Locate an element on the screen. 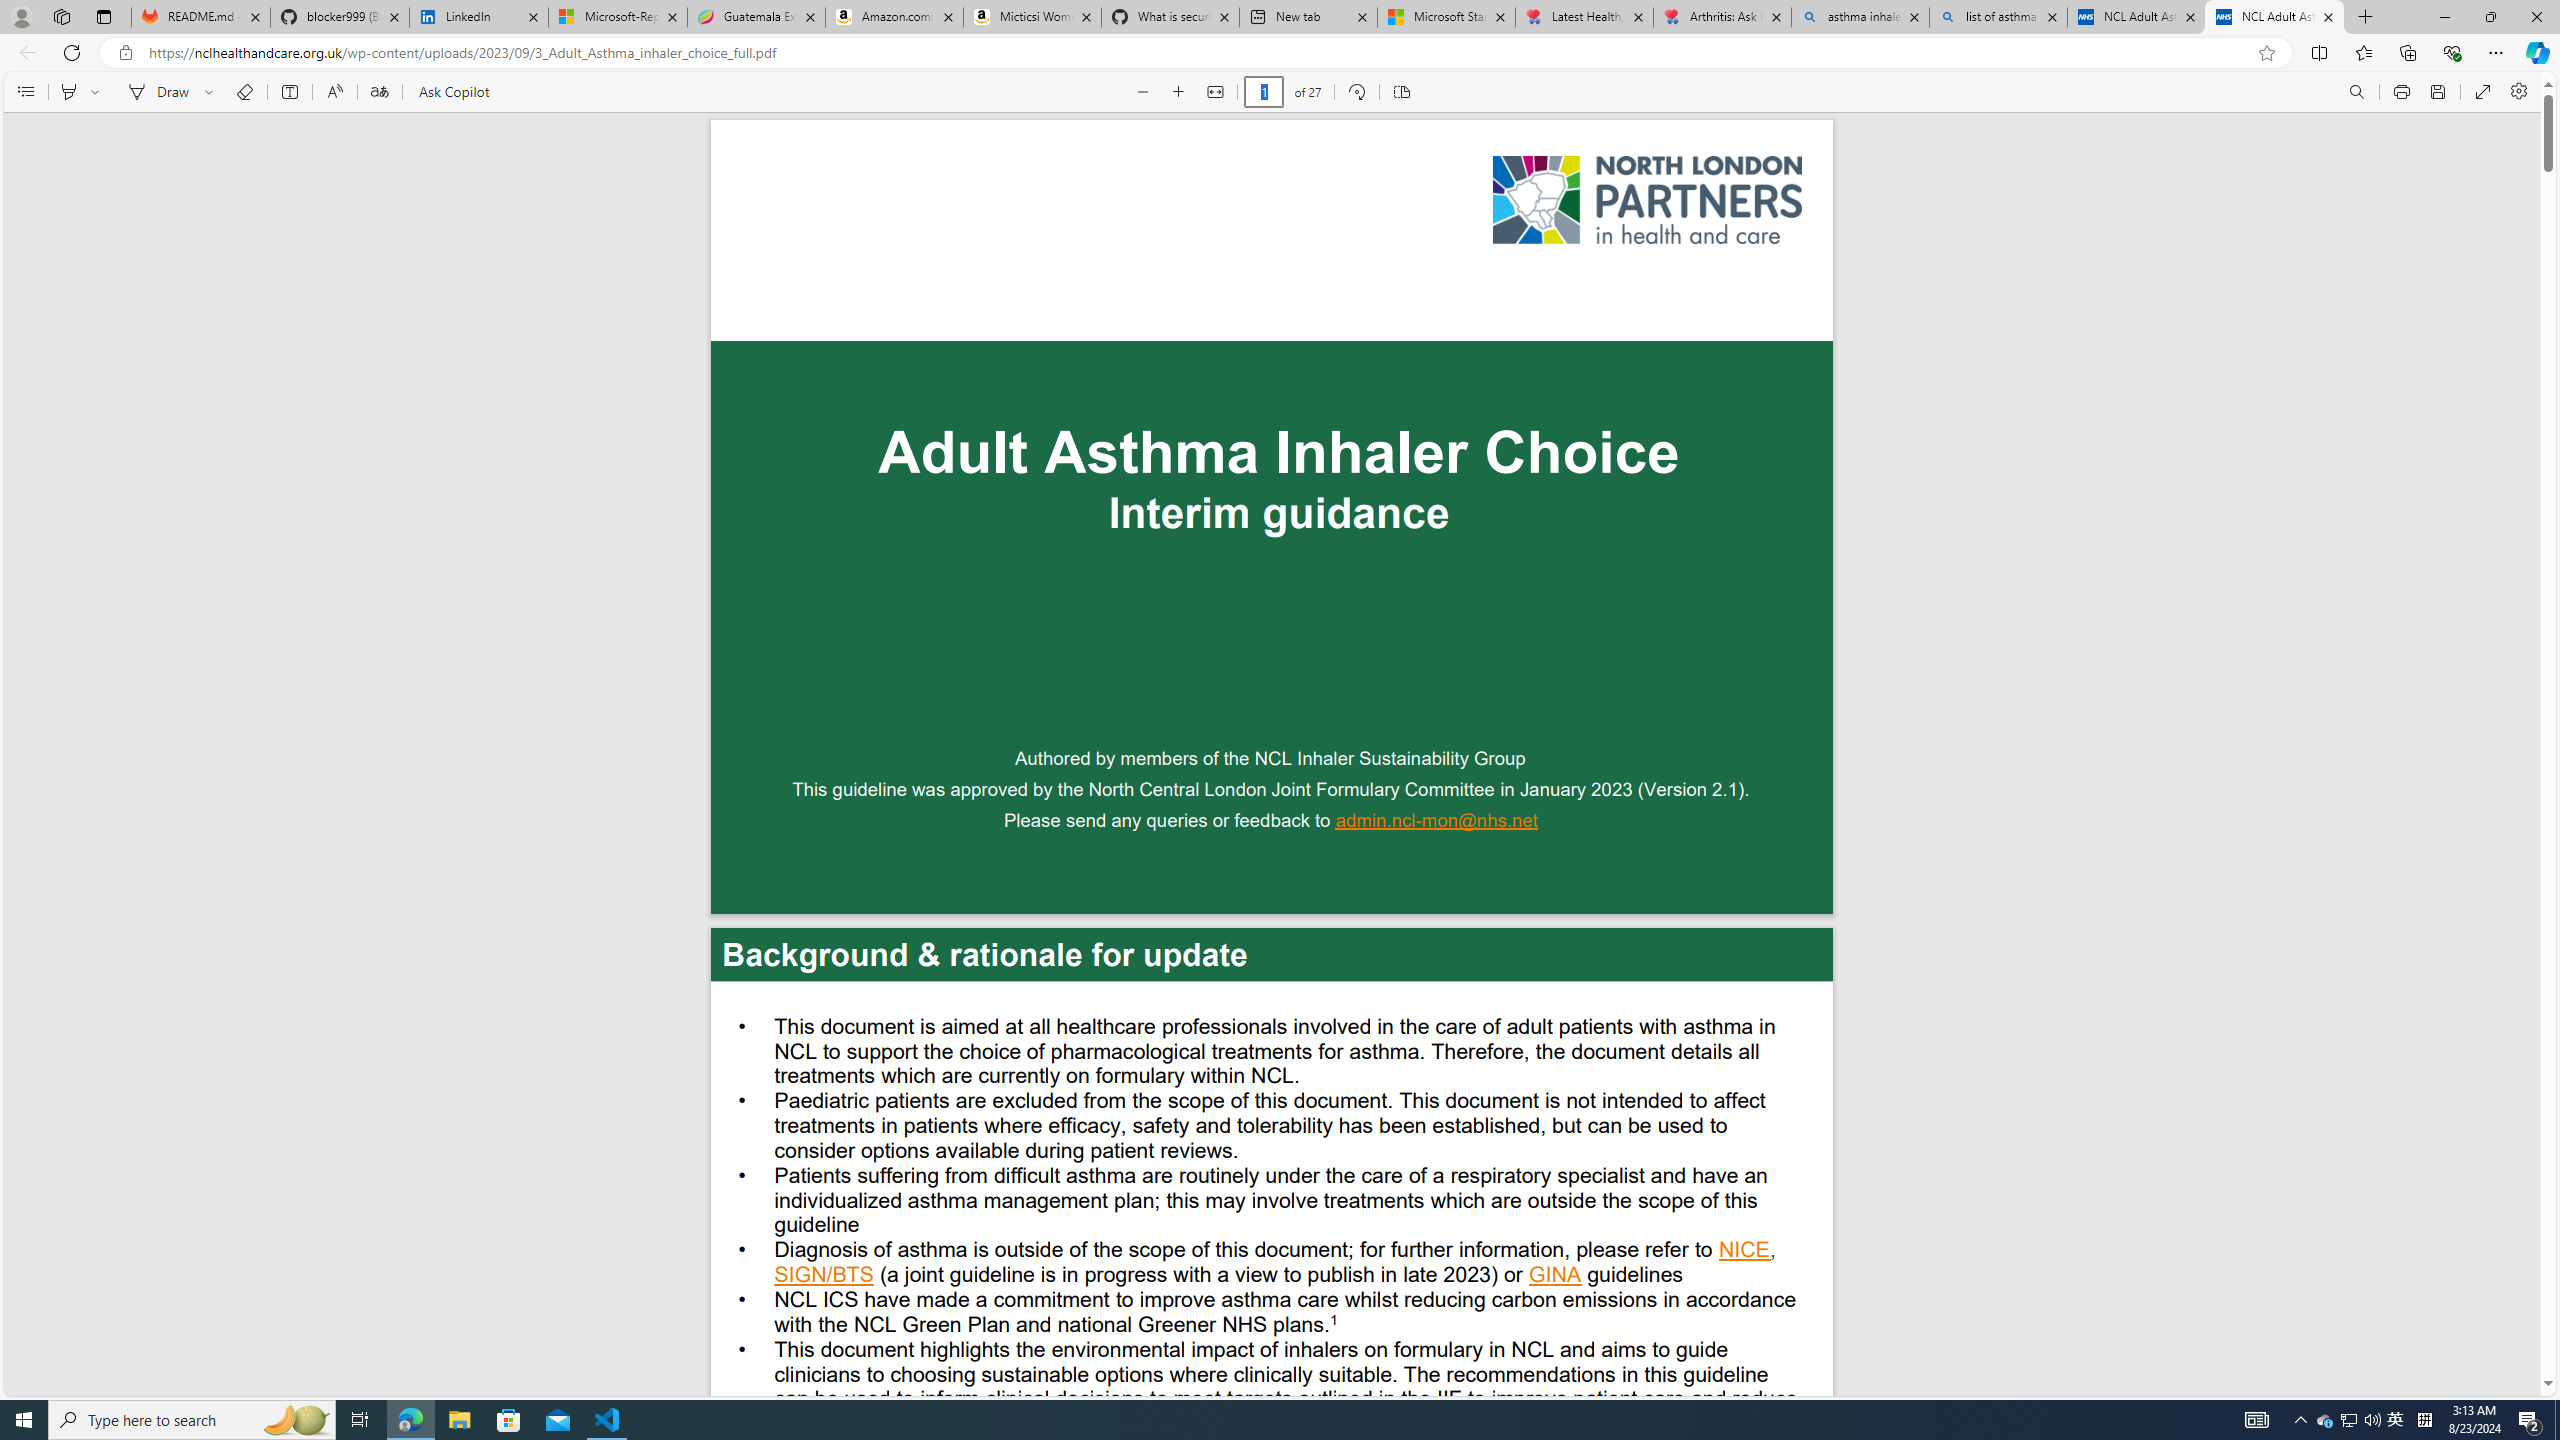 The image size is (2560, 1440). 'Highlight' is located at coordinates (69, 91).